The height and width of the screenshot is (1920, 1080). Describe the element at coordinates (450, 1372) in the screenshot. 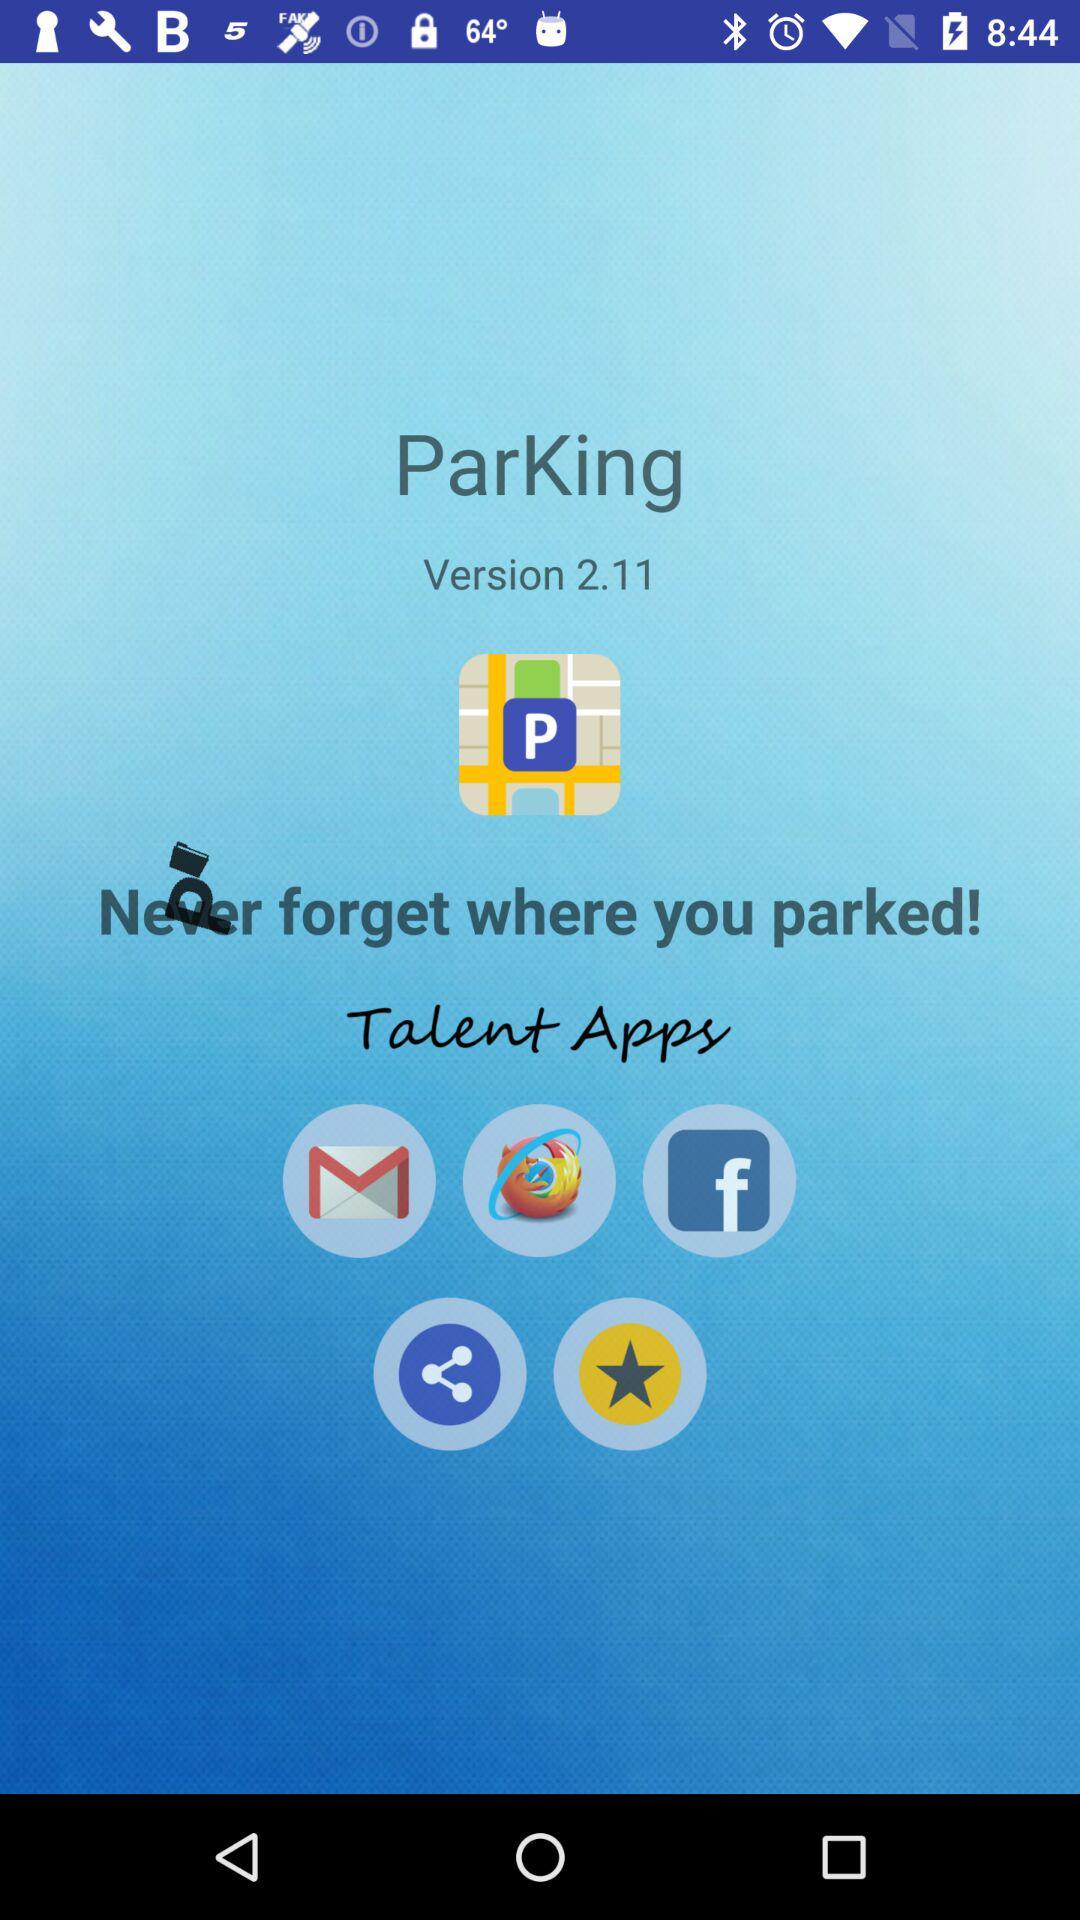

I see `share button` at that location.